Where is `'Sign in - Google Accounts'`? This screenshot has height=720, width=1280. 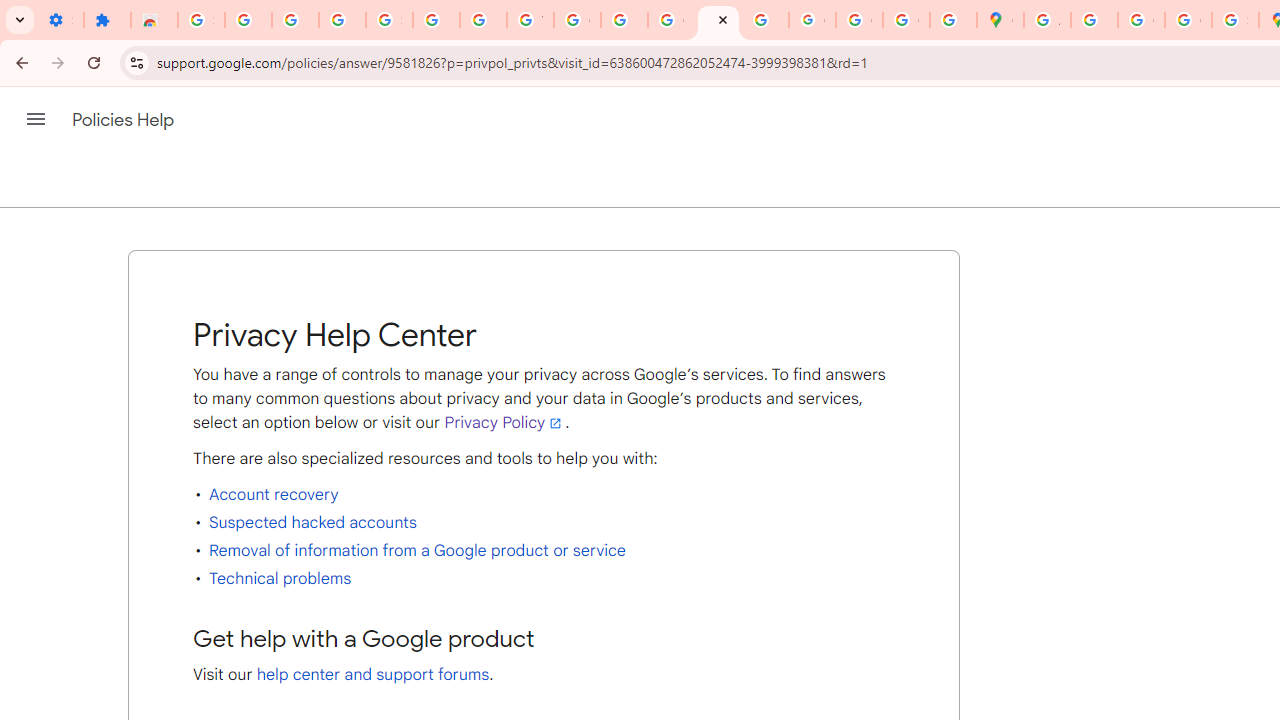
'Sign in - Google Accounts' is located at coordinates (201, 20).